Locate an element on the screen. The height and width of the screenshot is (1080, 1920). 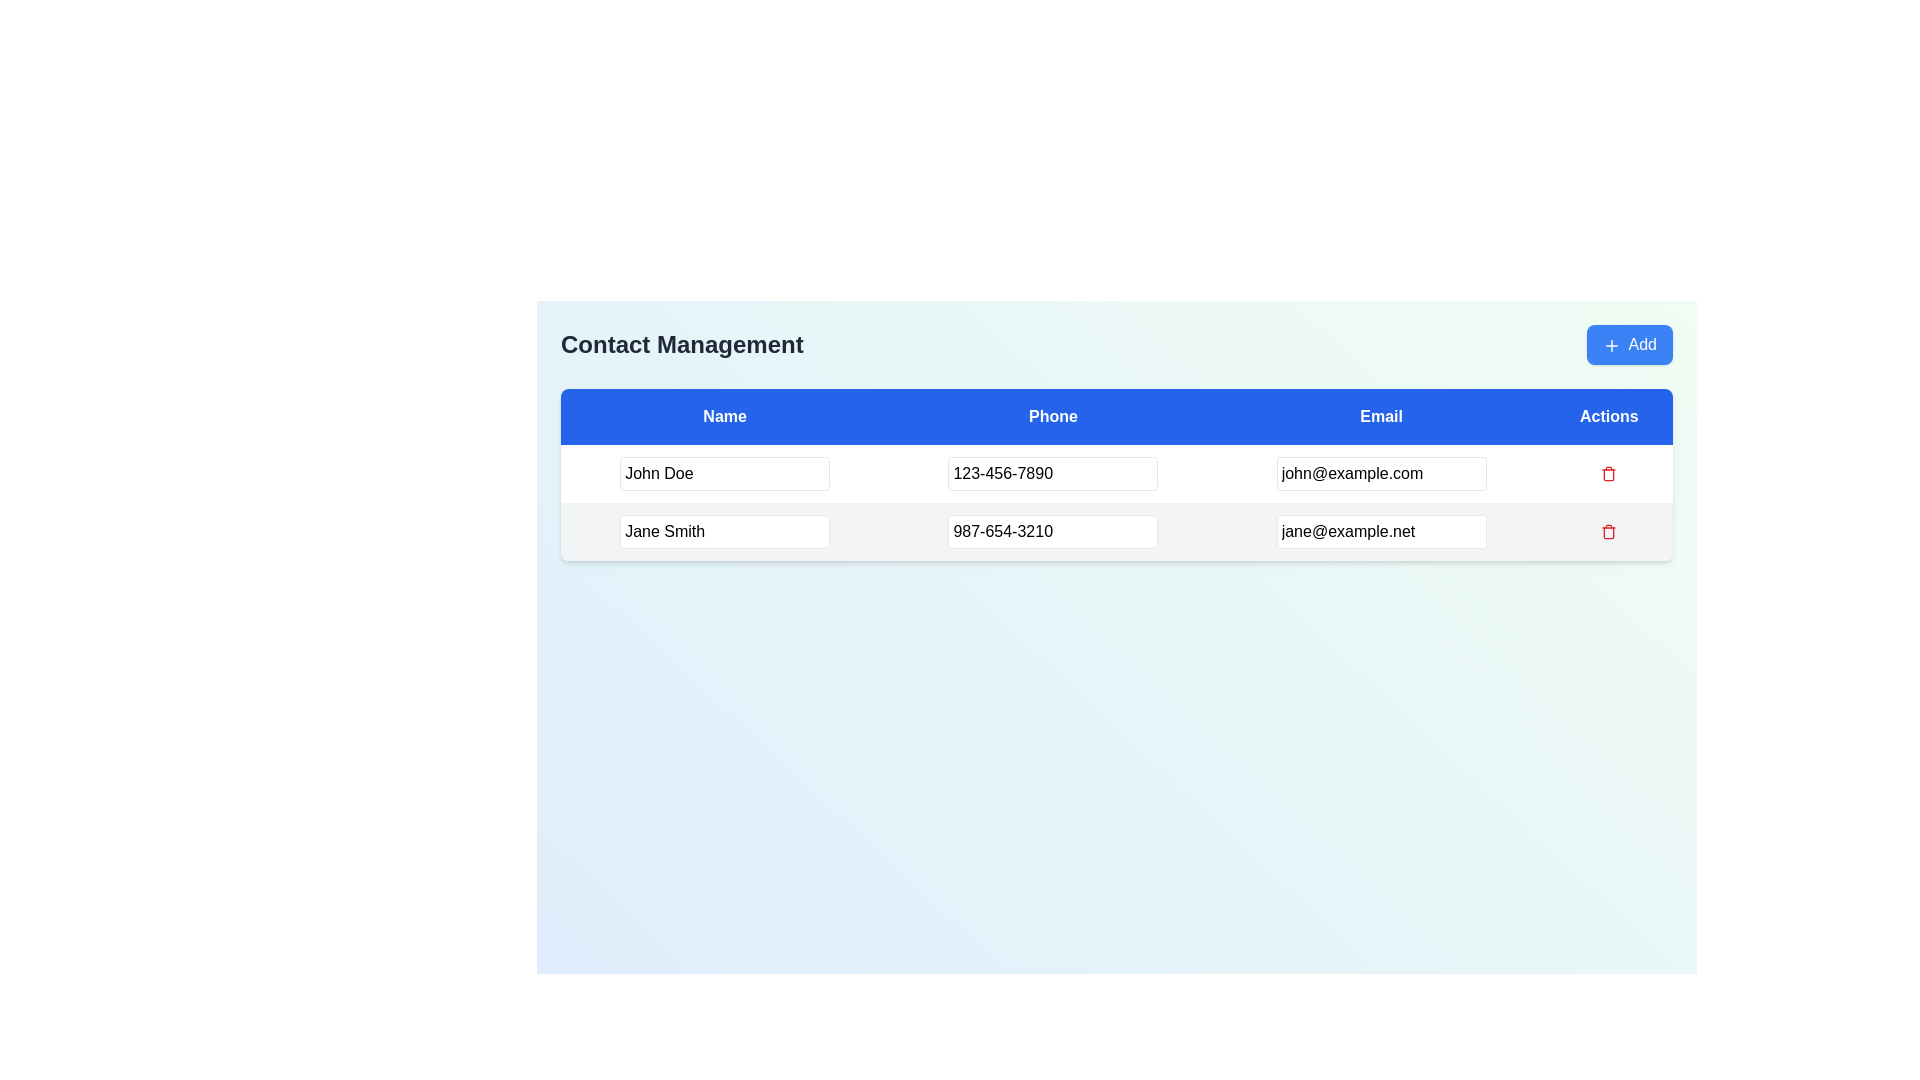
the addition icon located at the start of the blue rectangle button labeled 'Add' in the upper-right corner of the user interface is located at coordinates (1611, 344).